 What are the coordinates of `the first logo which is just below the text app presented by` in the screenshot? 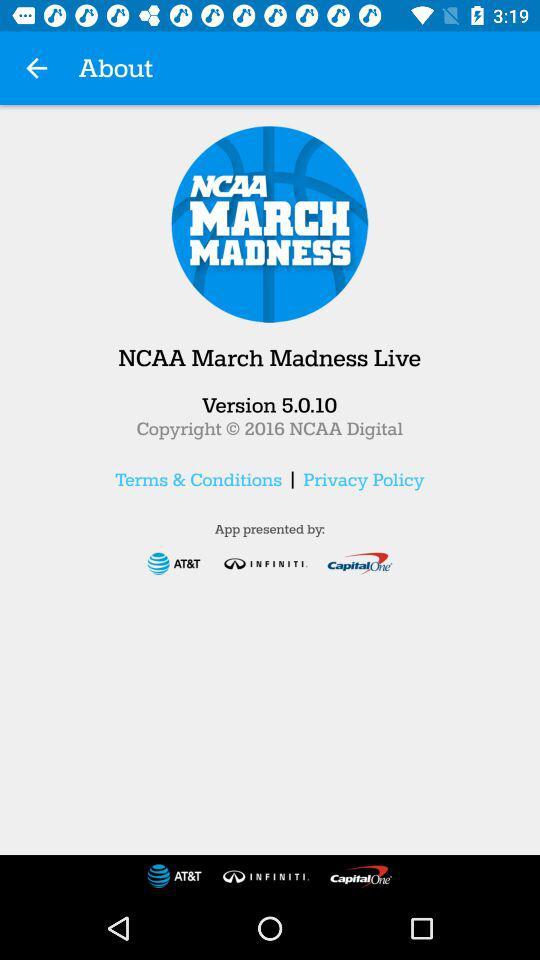 It's located at (173, 564).